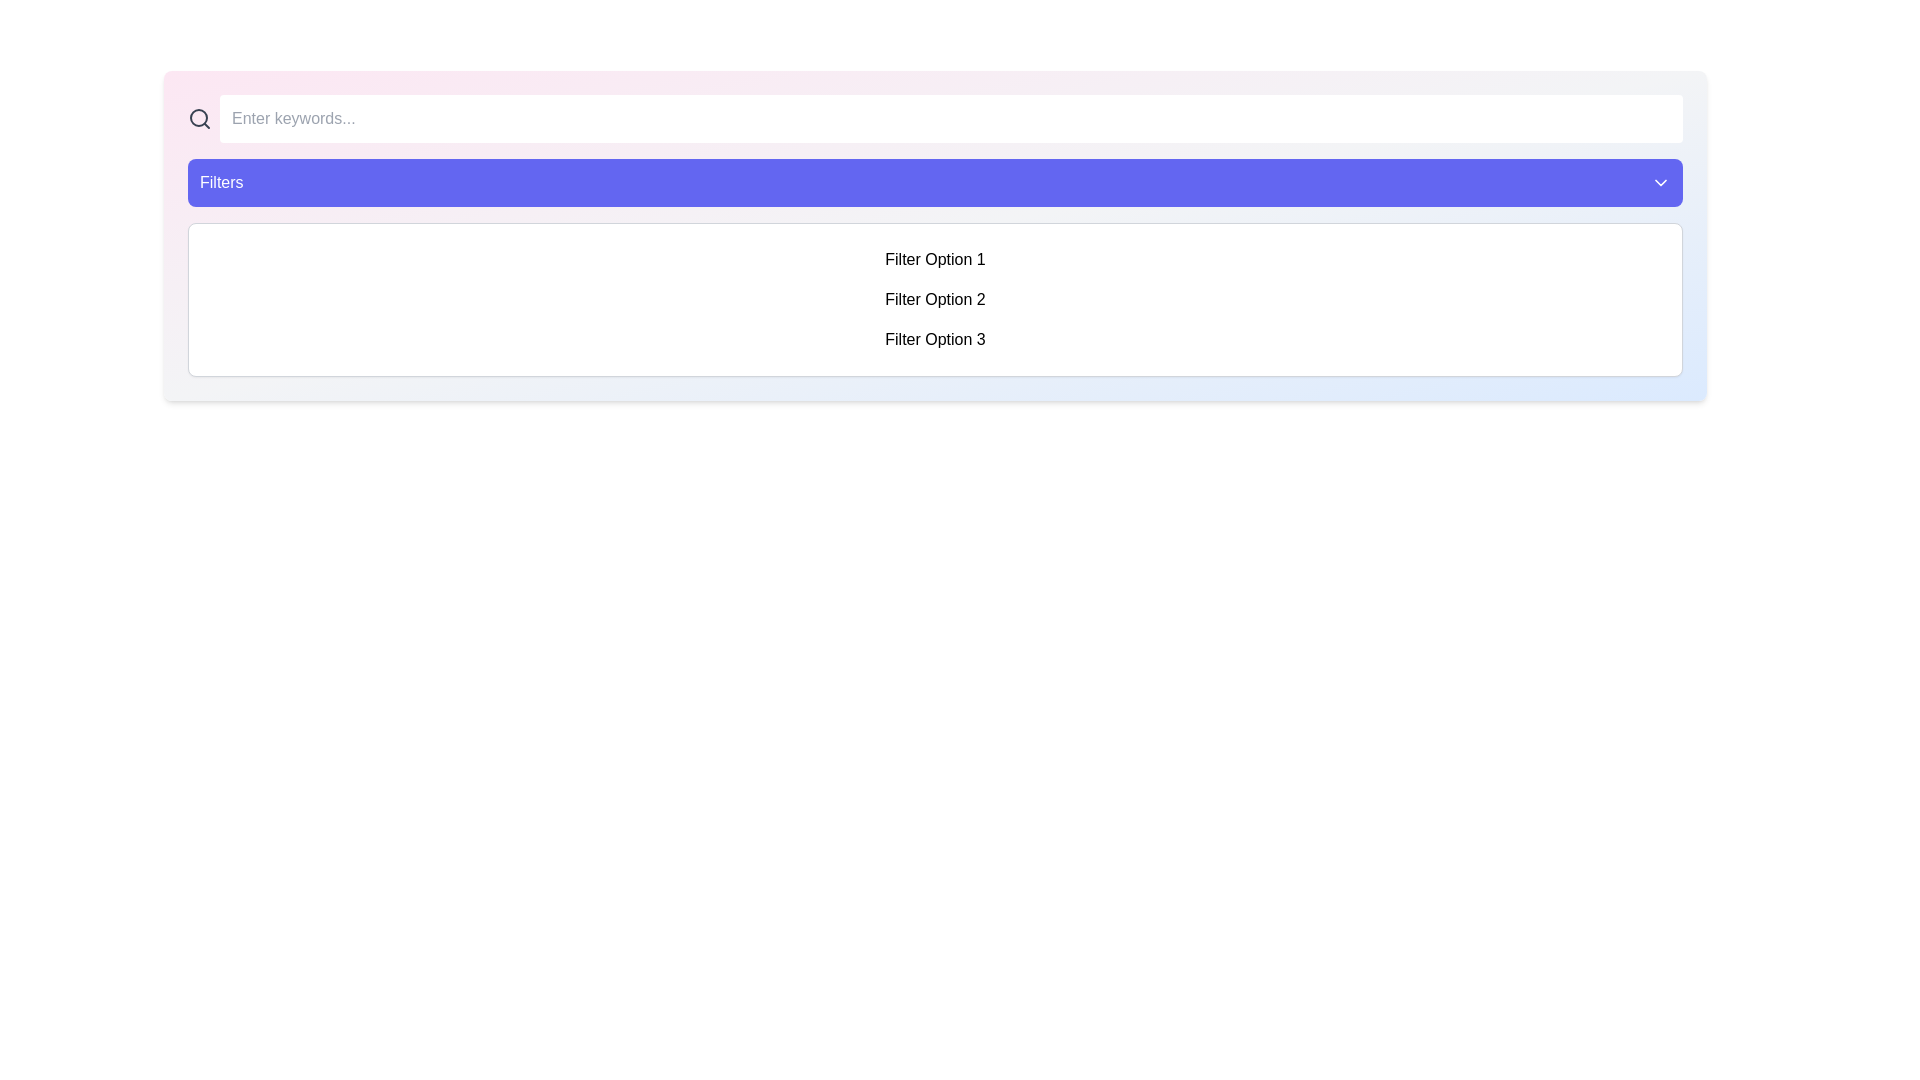  Describe the element at coordinates (1660, 182) in the screenshot. I see `the downward-pointing chevron icon located on the right side of the 'Filters' button` at that location.